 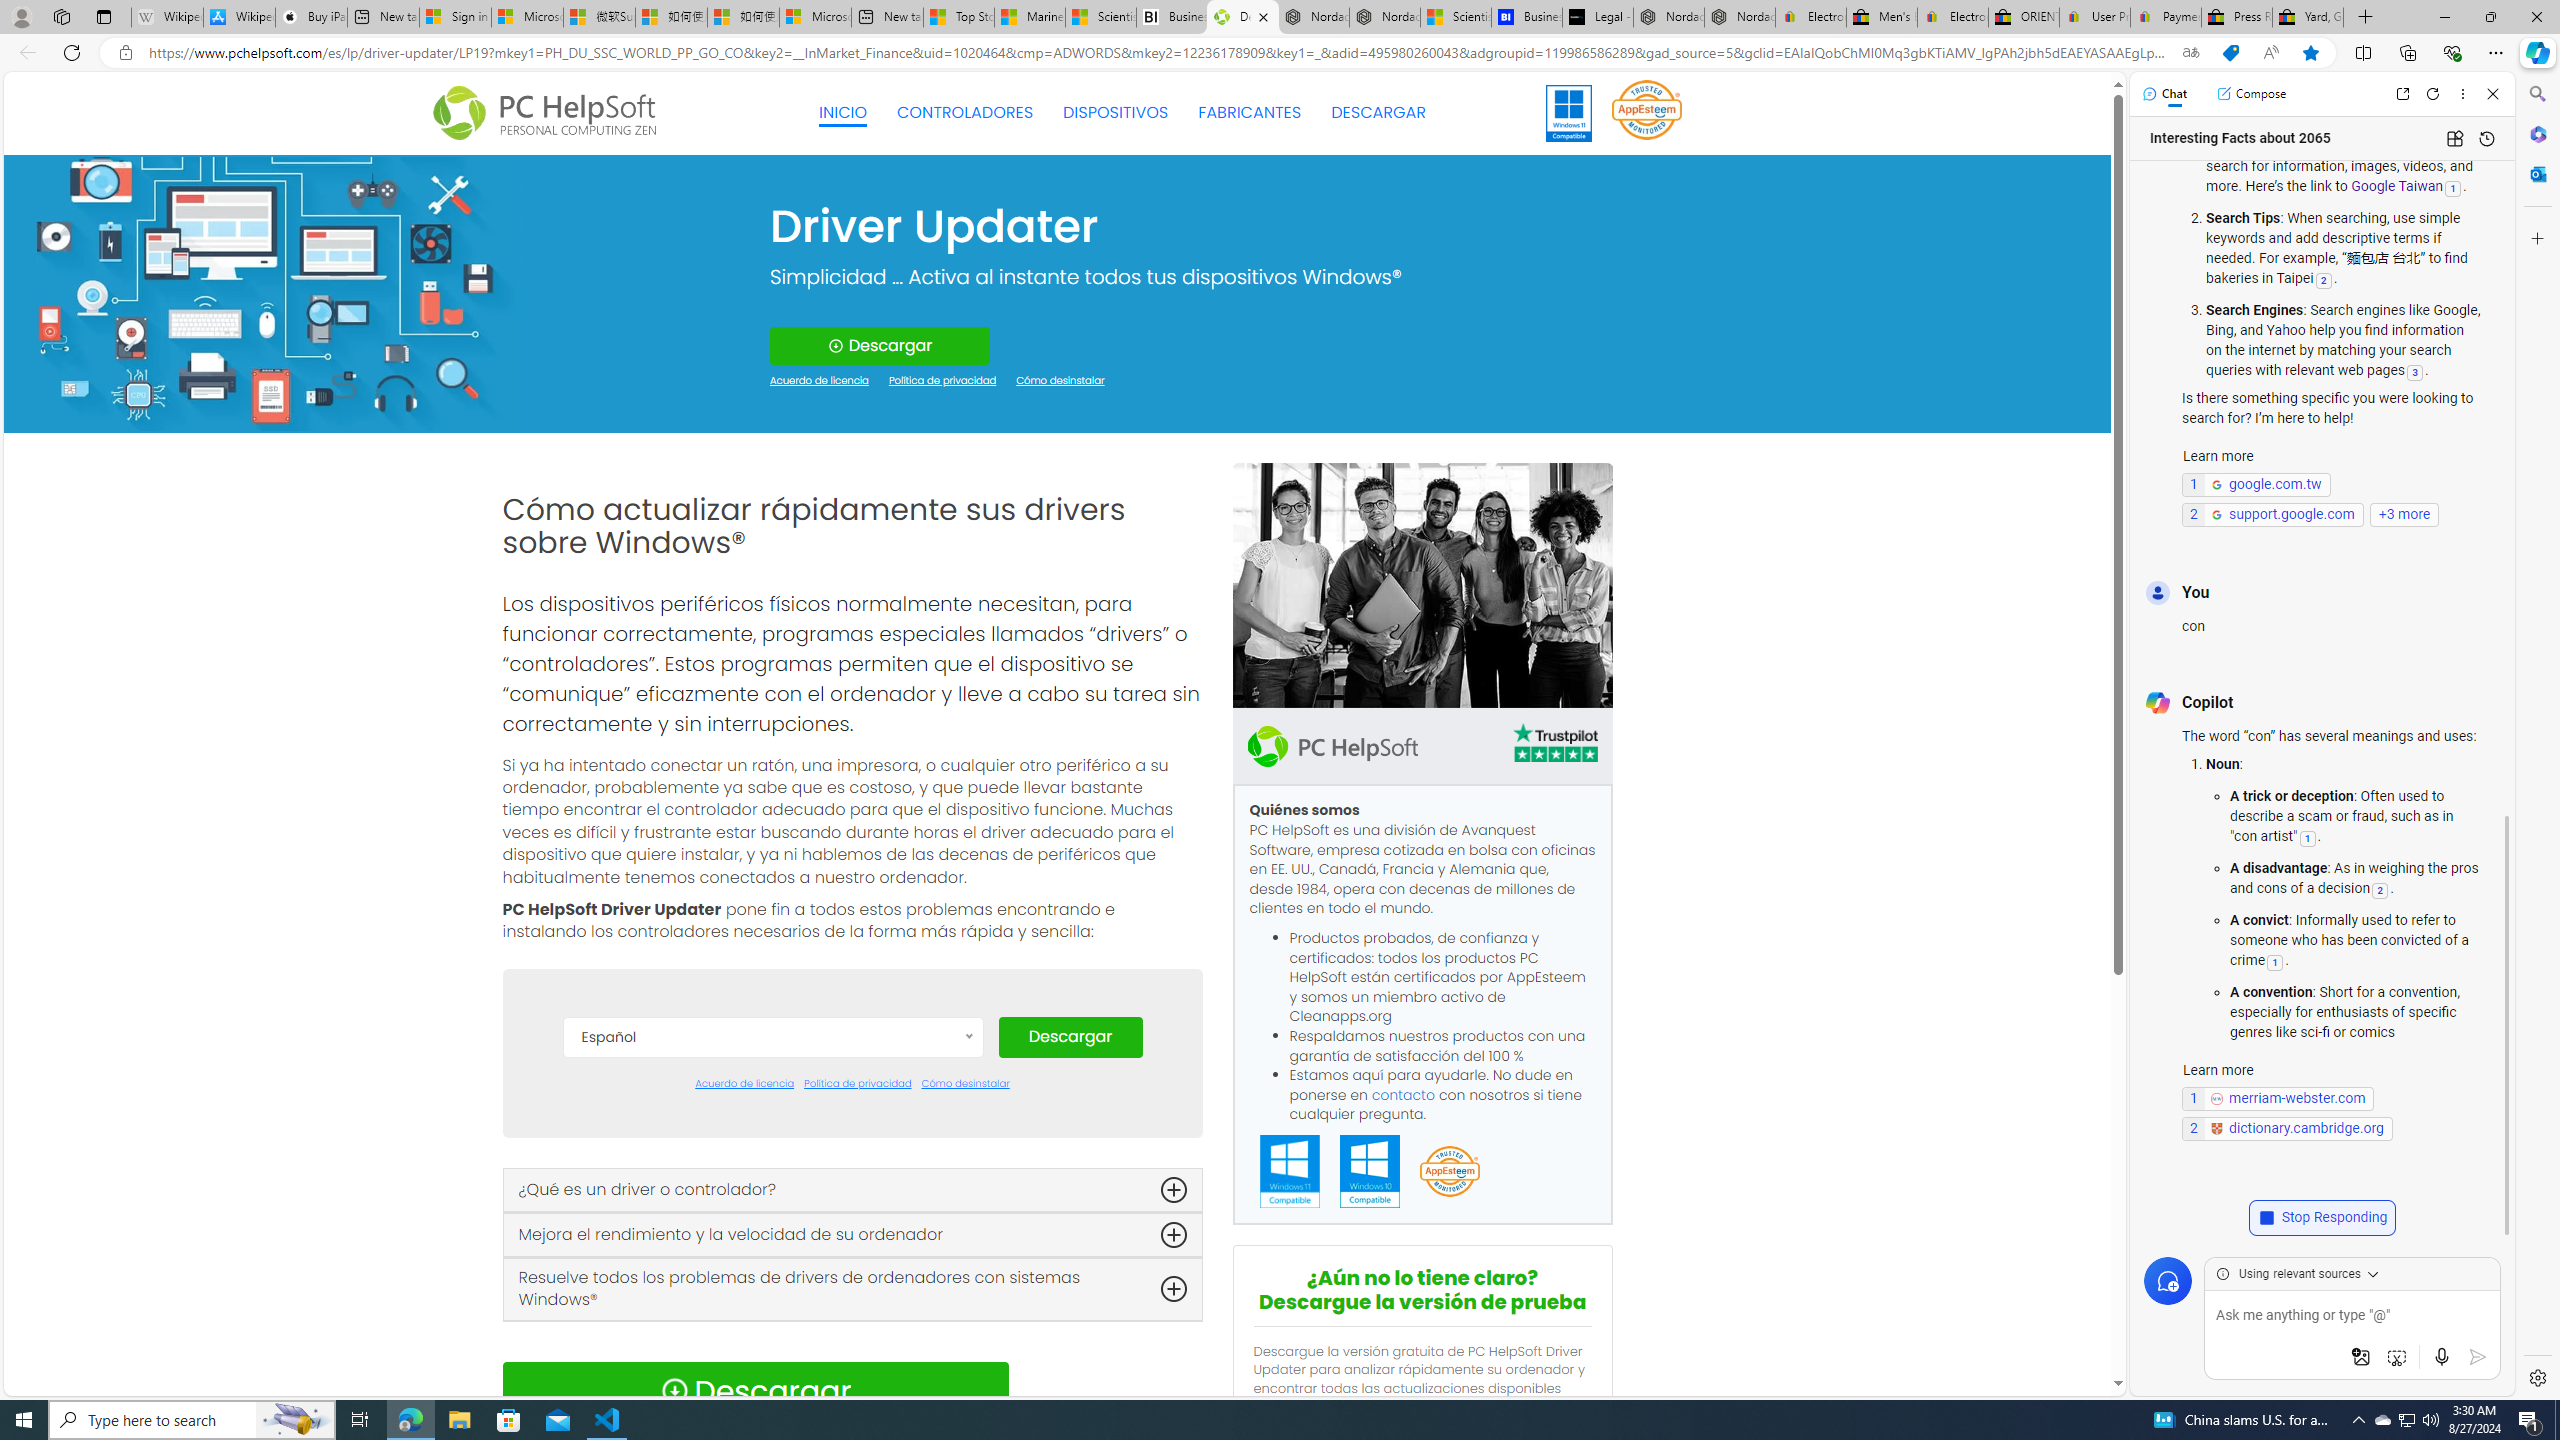 I want to click on 'Top Stories - MSN', so click(x=957, y=16).